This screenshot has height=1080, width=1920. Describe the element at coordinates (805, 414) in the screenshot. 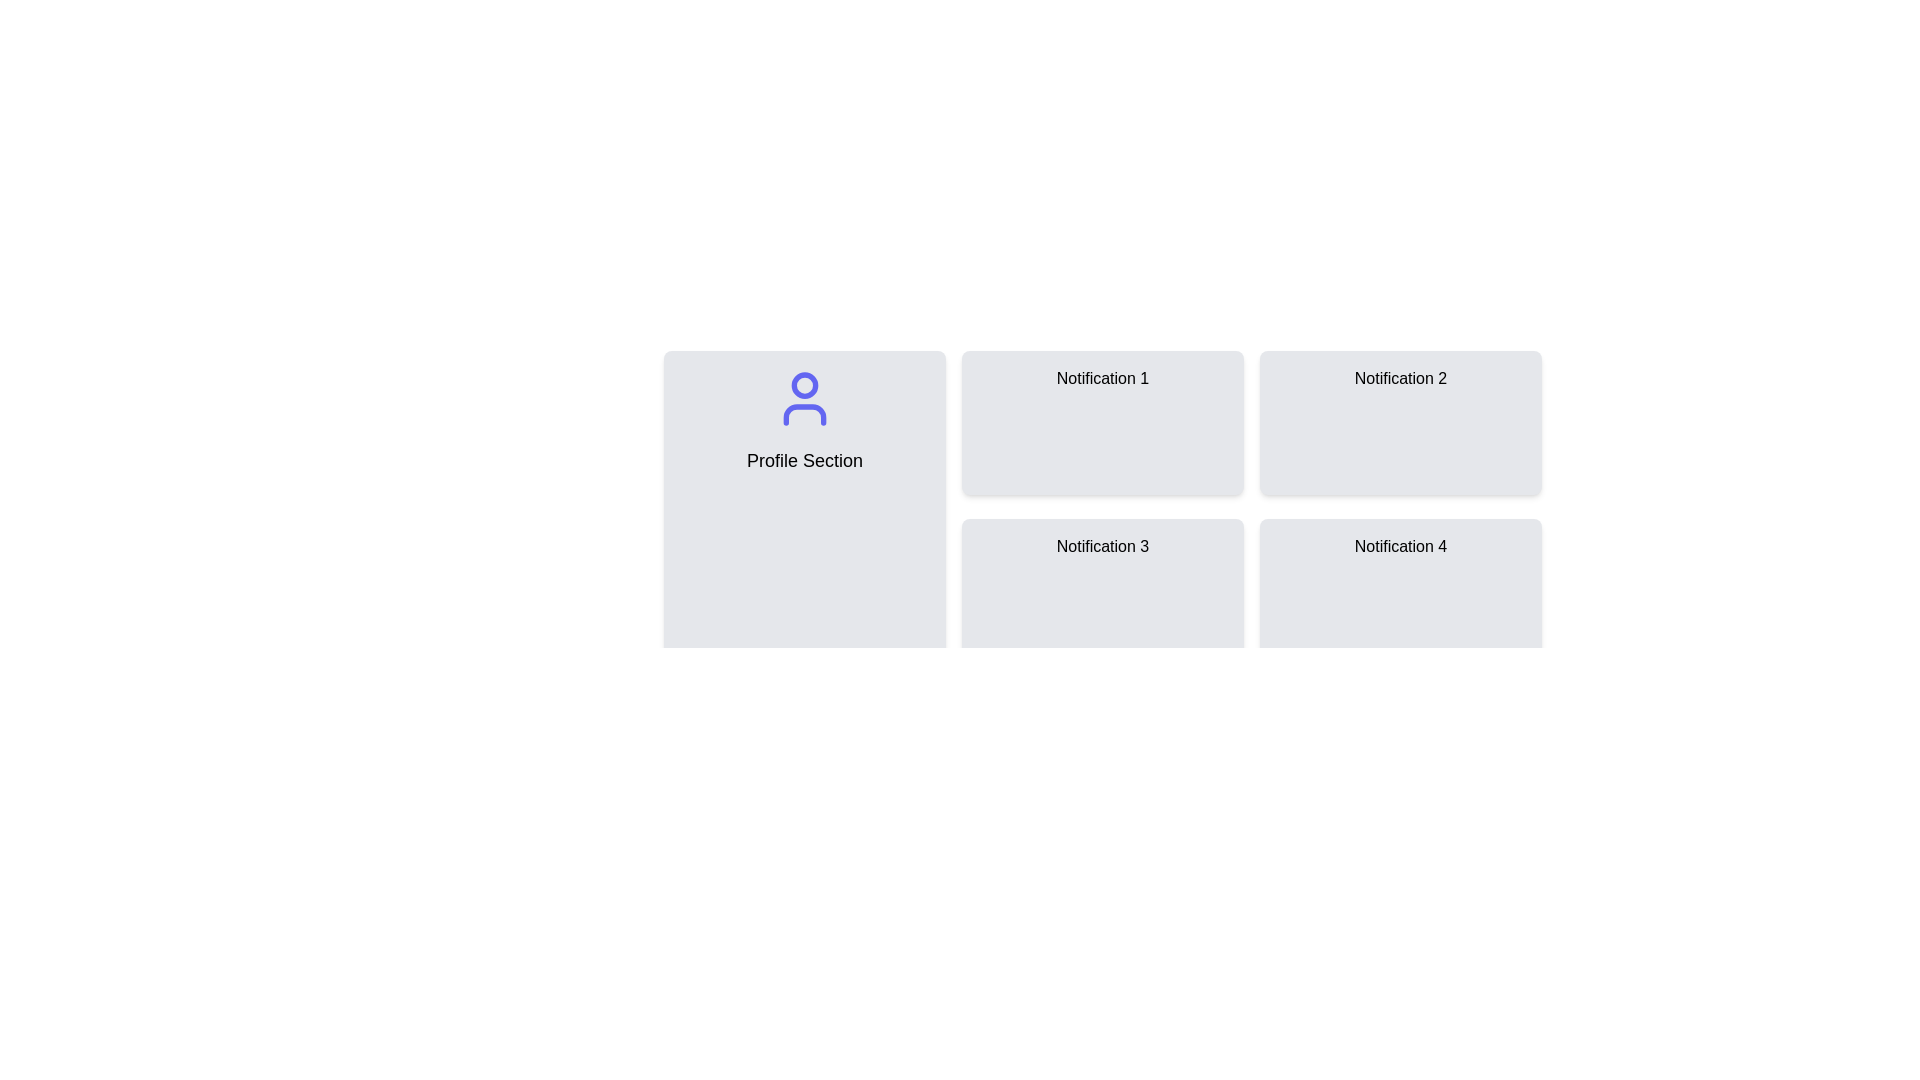

I see `the bottom half of the user profile icon, which is part of the 'Profile Section'` at that location.